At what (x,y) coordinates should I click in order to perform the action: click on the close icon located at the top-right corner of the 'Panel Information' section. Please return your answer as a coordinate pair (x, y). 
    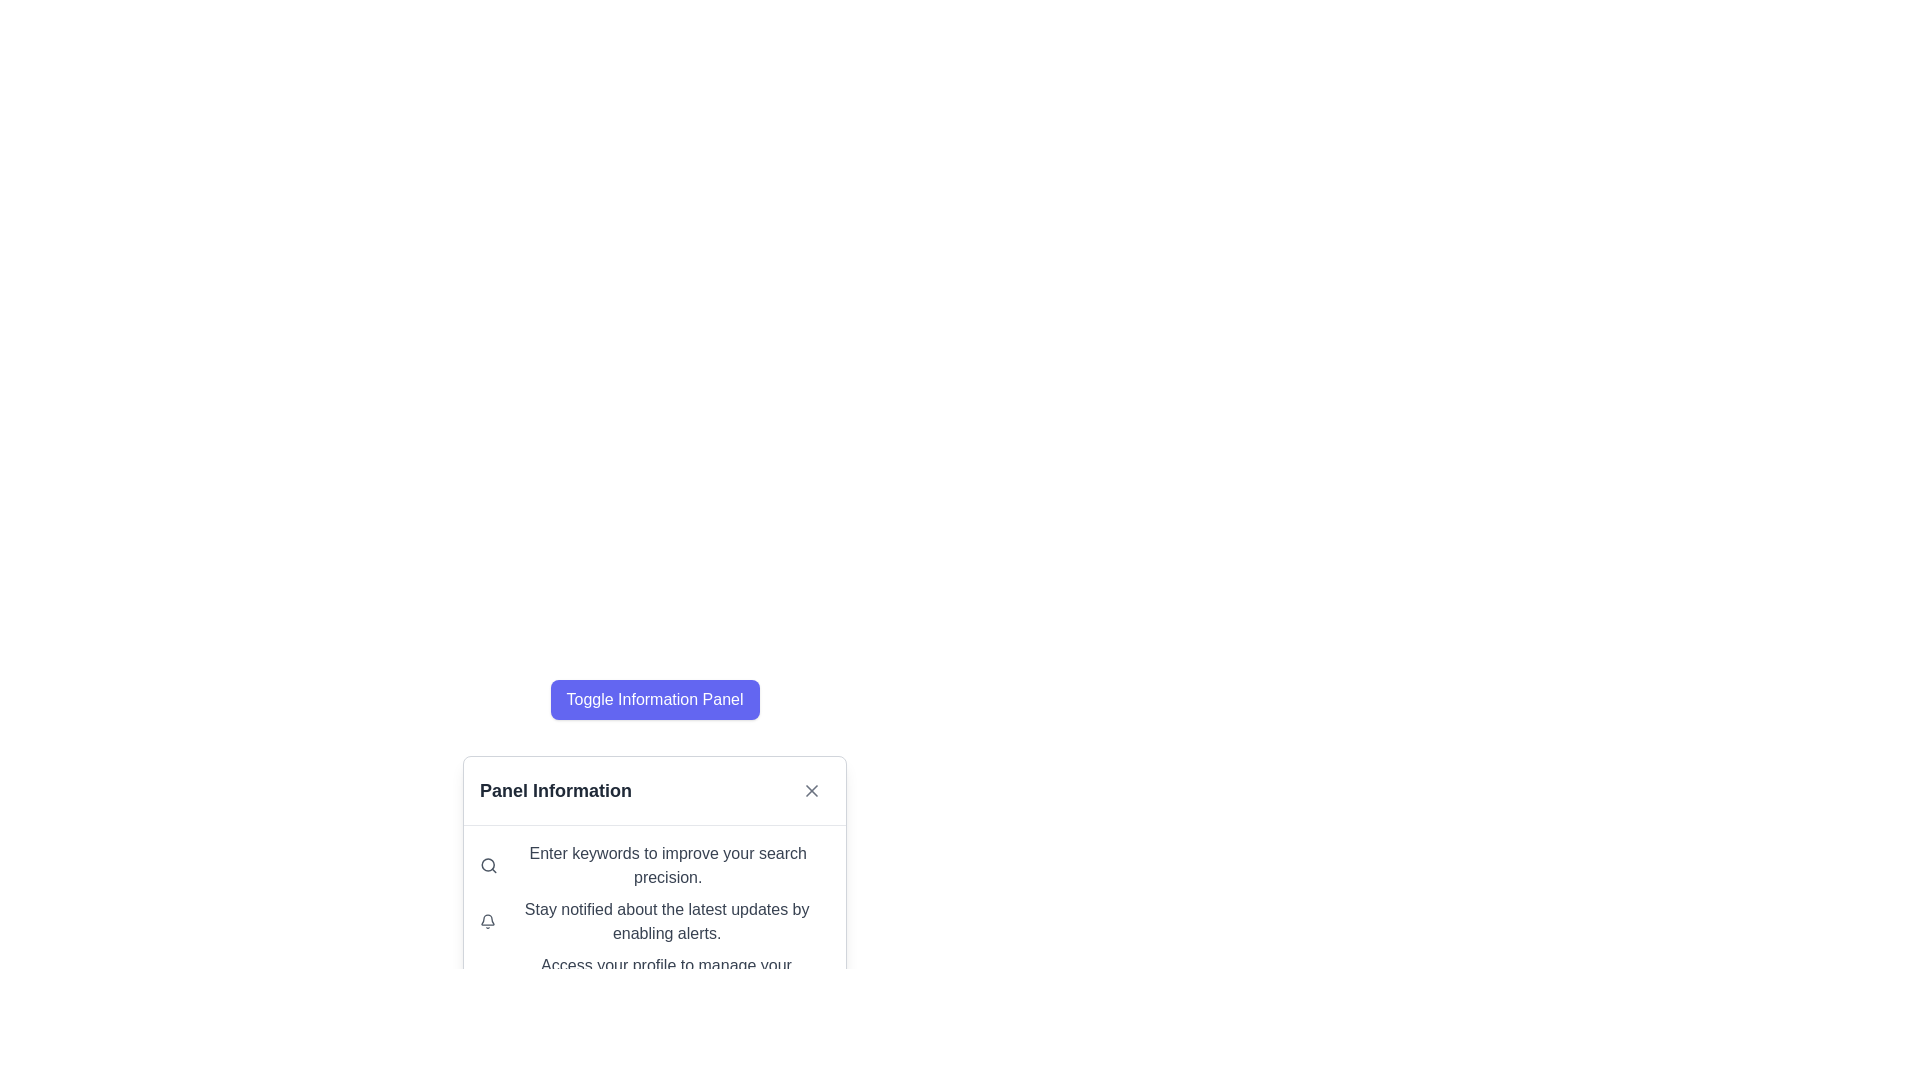
    Looking at the image, I should click on (811, 789).